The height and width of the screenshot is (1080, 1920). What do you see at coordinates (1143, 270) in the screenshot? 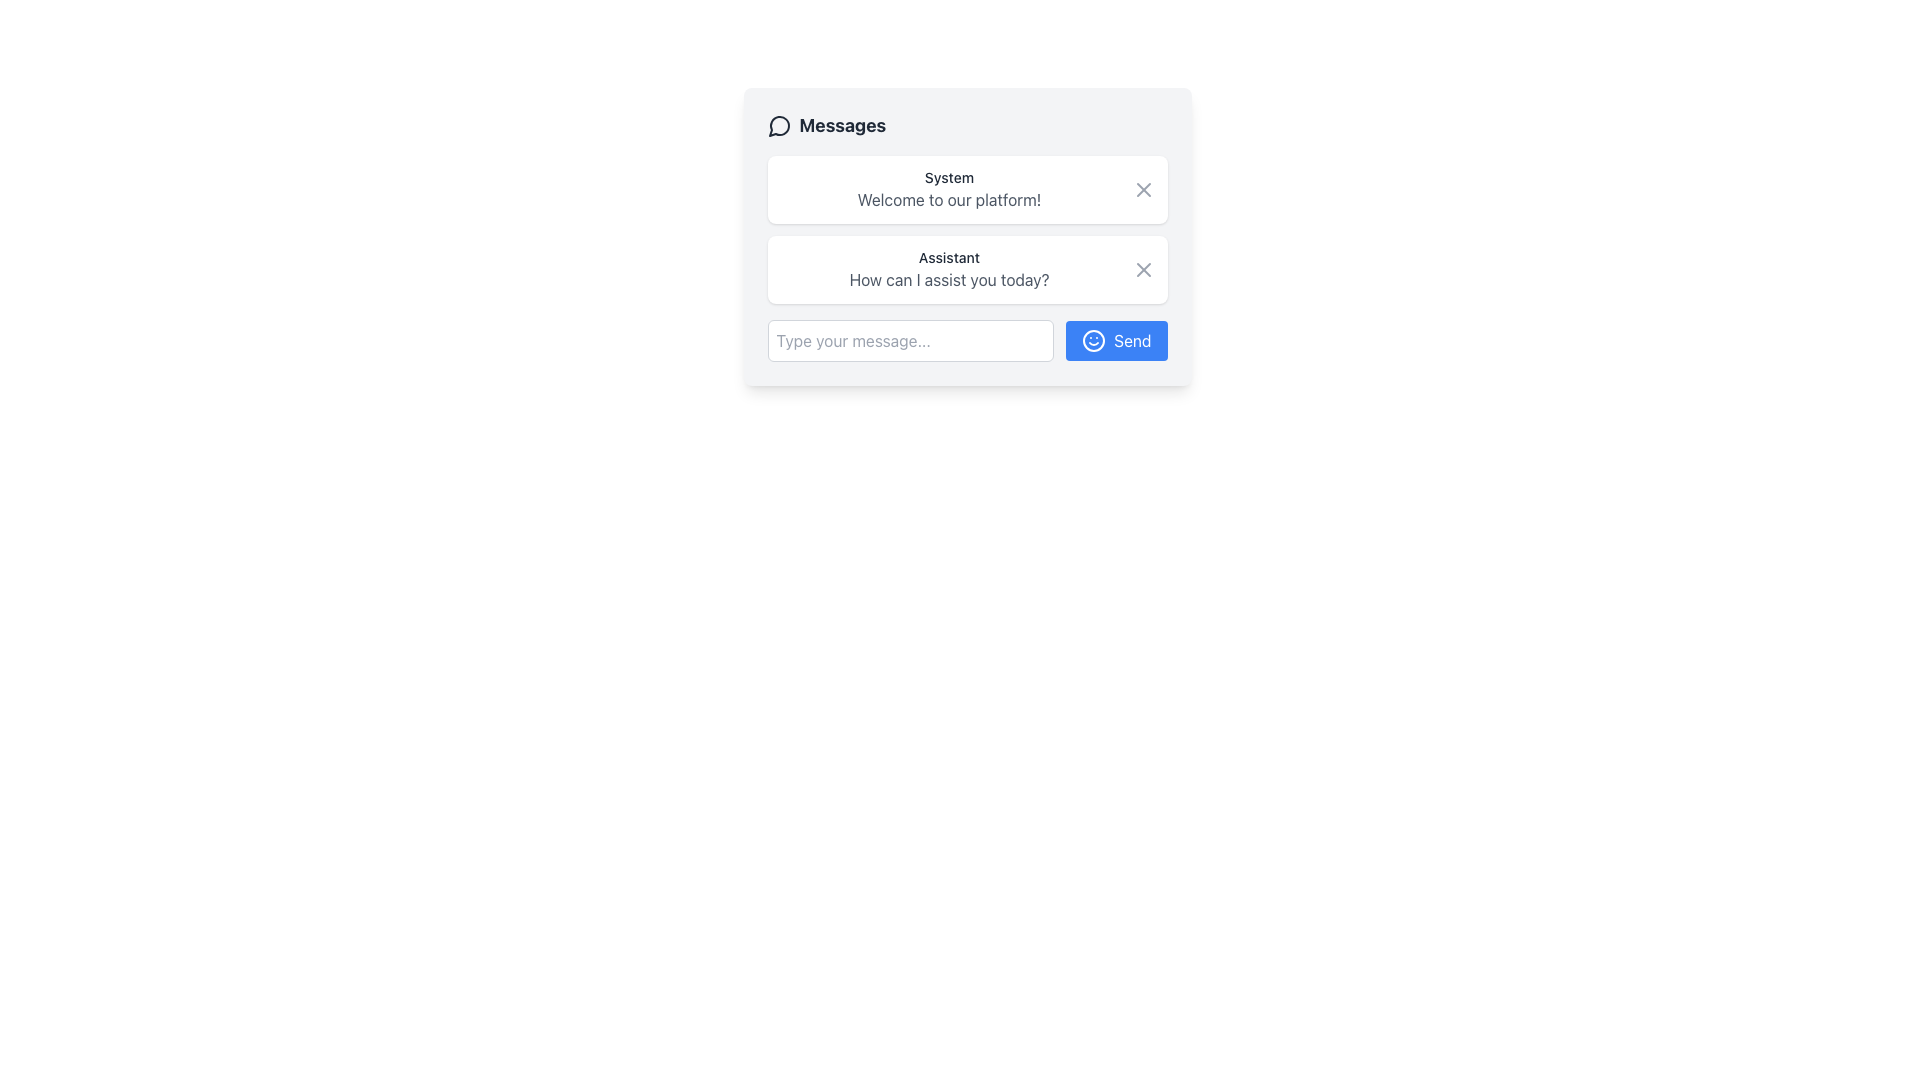
I see `the 'X' shaped close icon located in the top-right corner of the 'Assistant' message box` at bounding box center [1143, 270].